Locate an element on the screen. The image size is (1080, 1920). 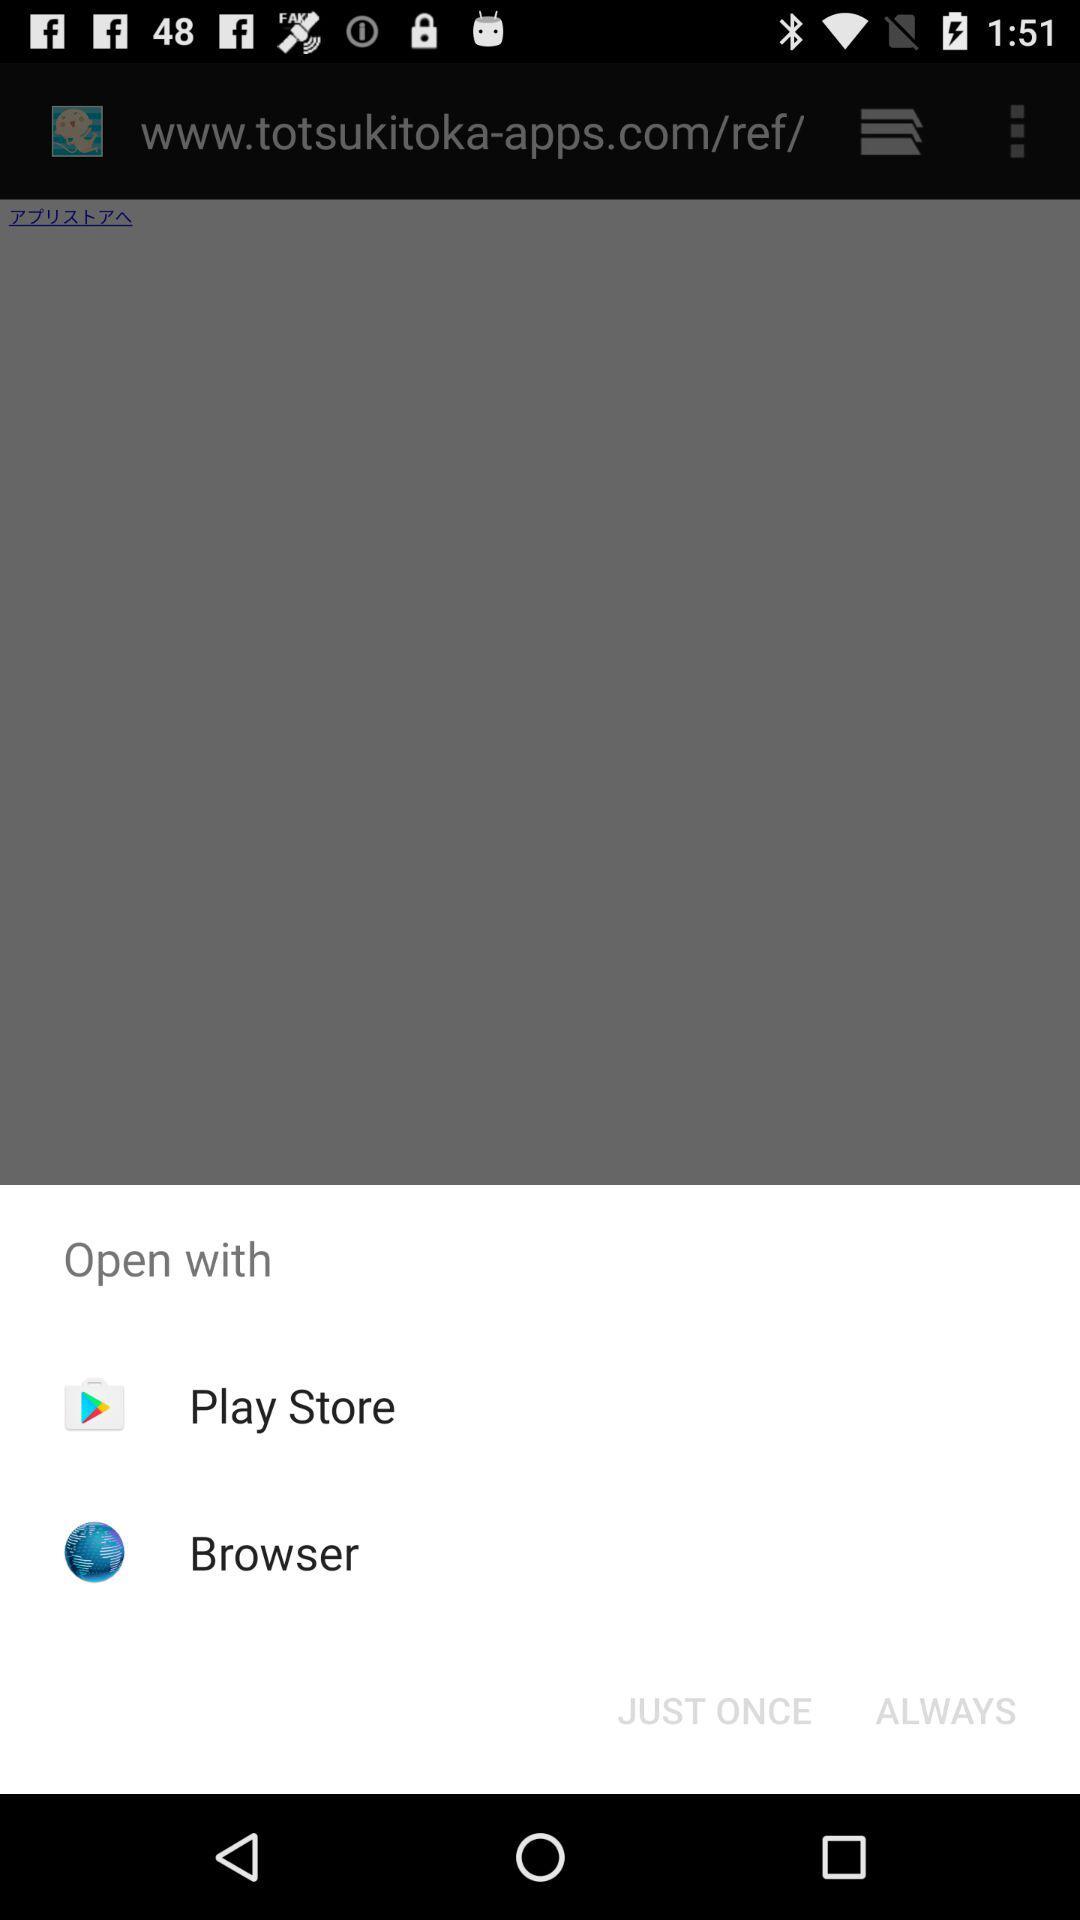
the icon at the bottom right corner is located at coordinates (945, 1708).